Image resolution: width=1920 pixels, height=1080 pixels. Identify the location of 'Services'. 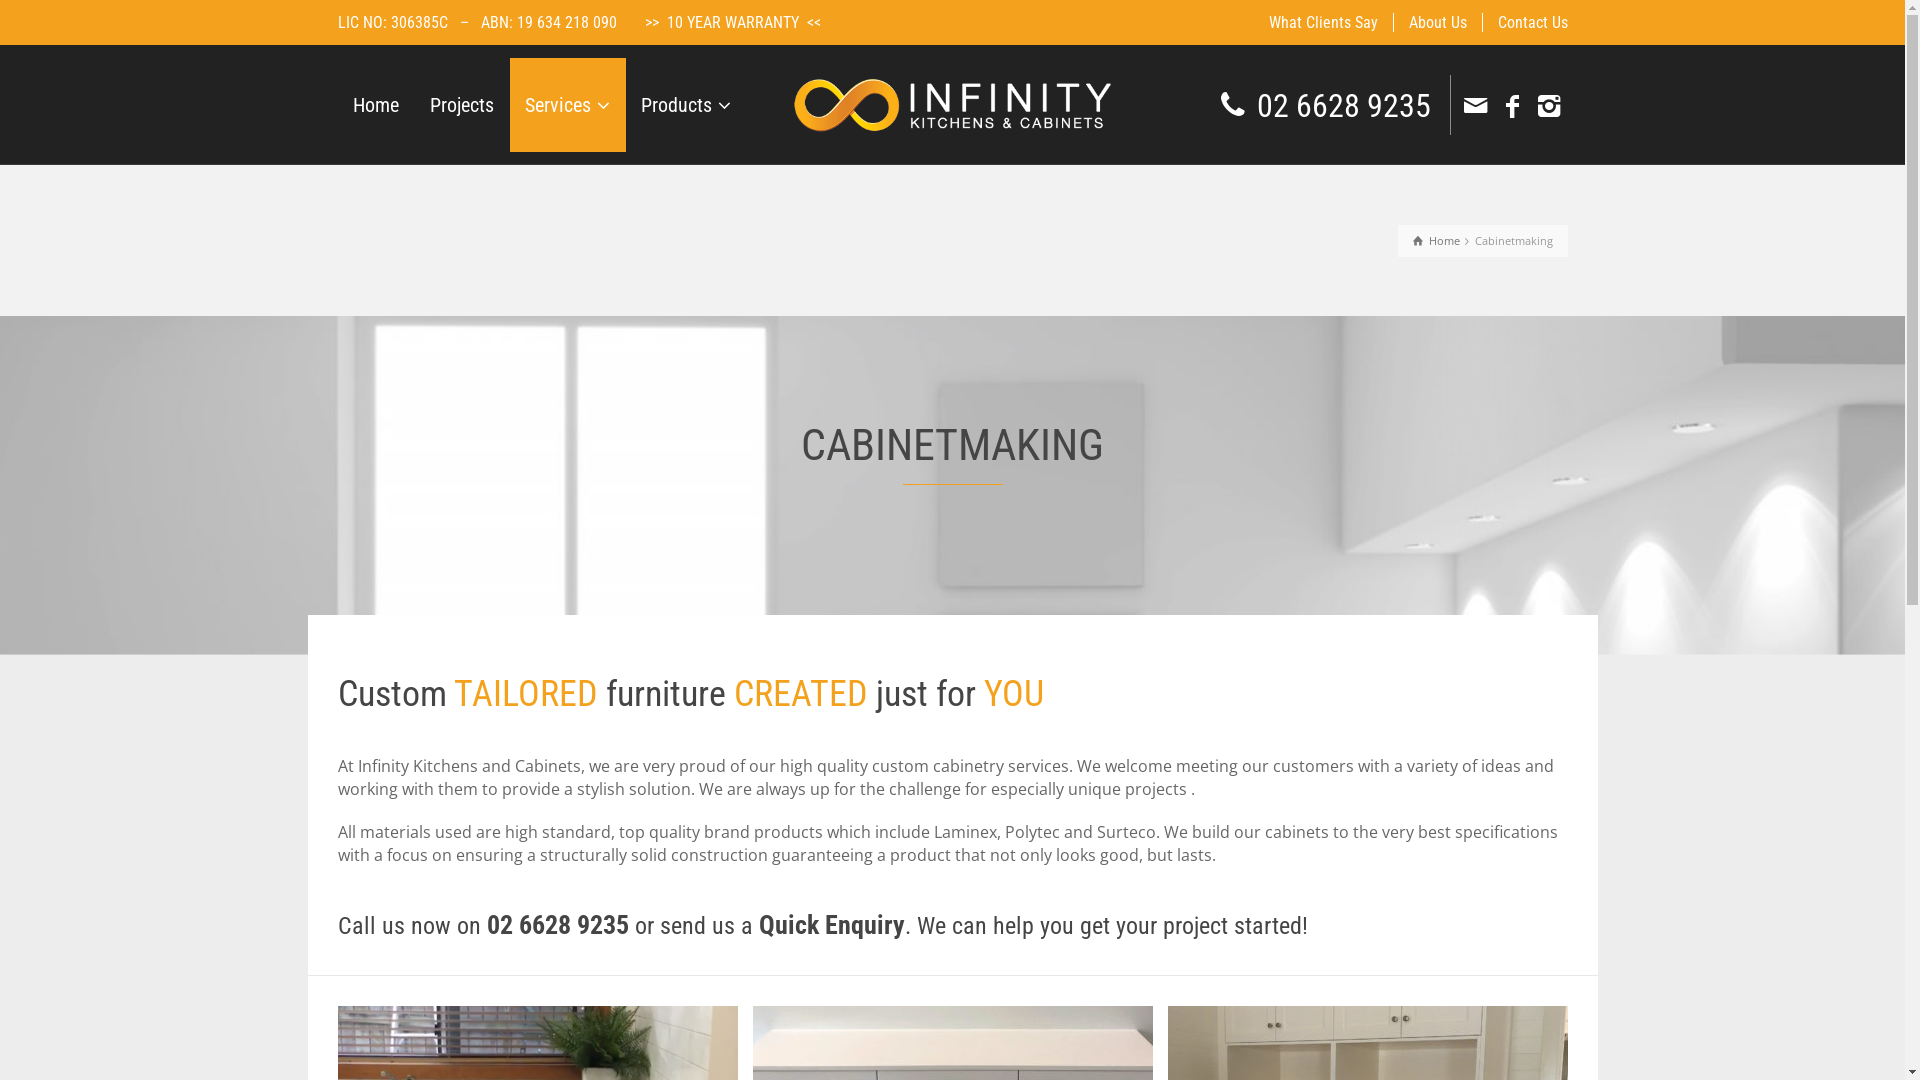
(566, 104).